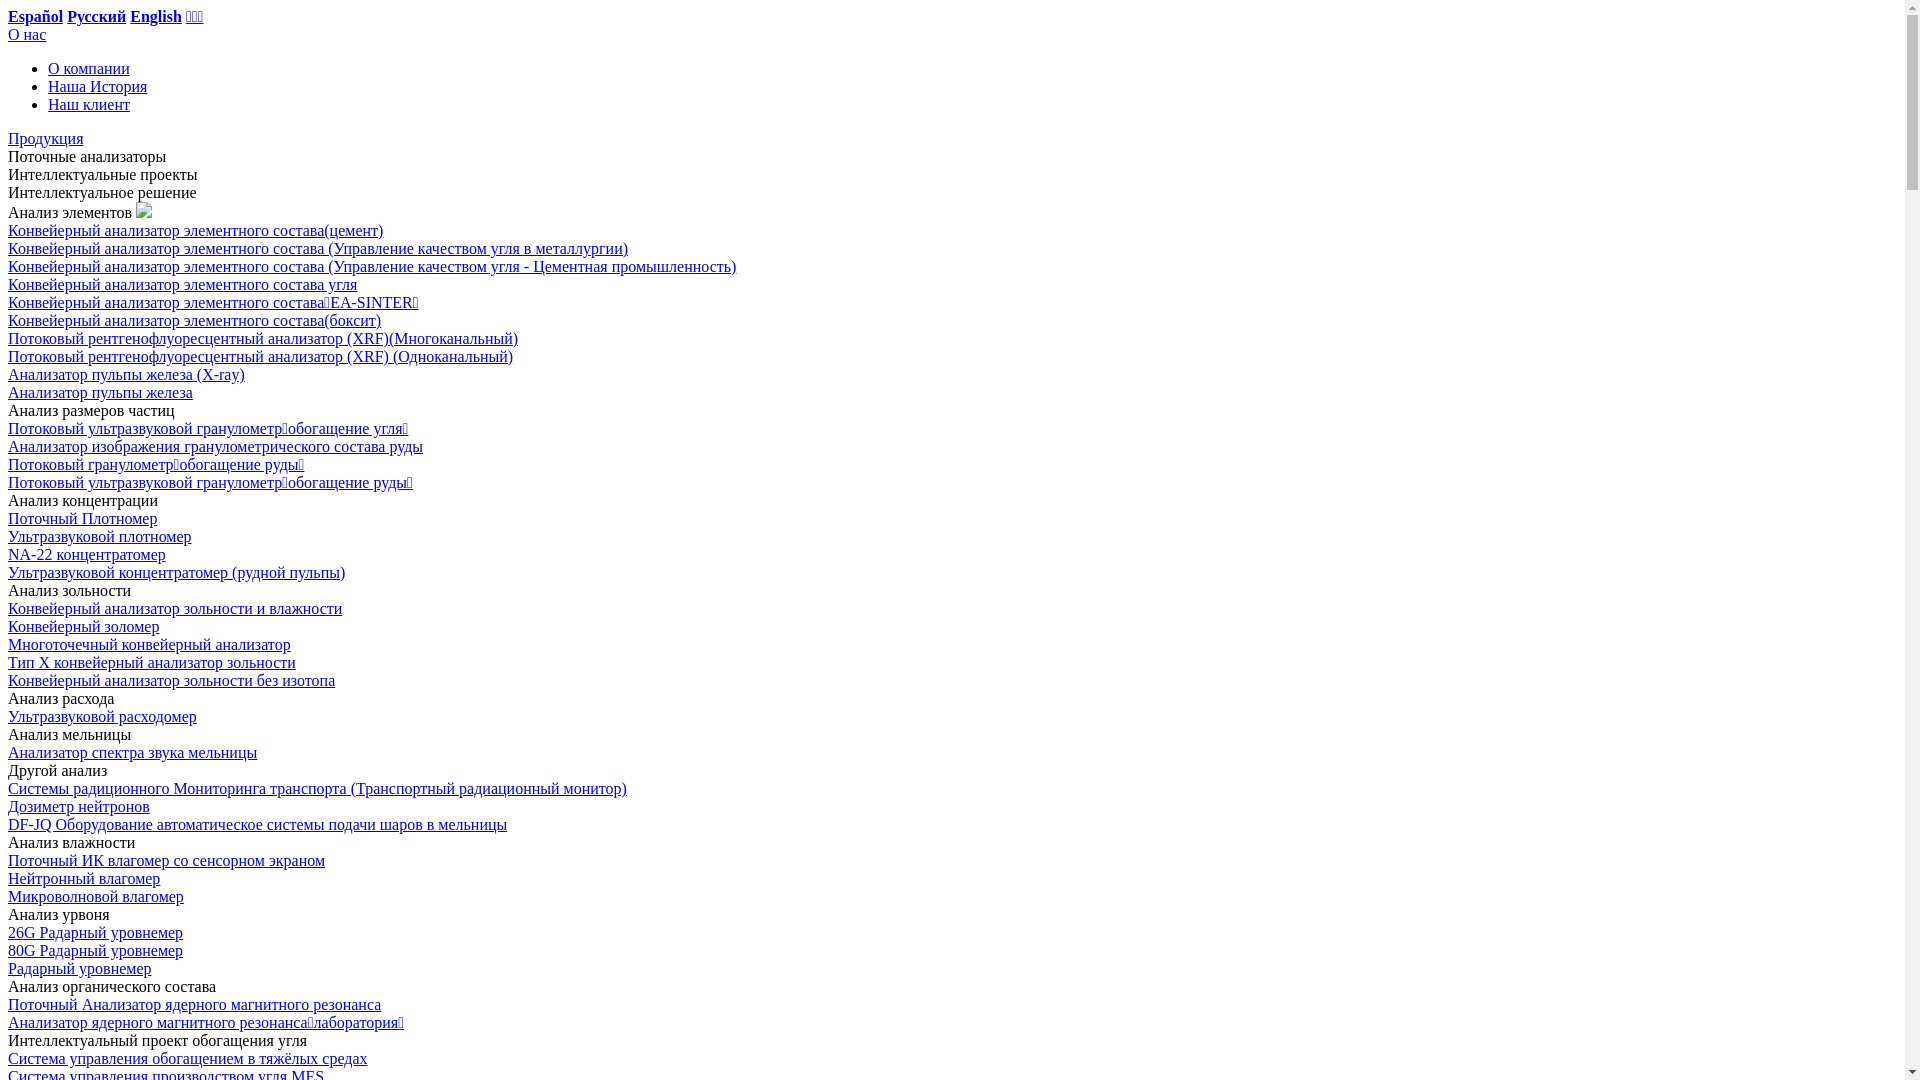 This screenshot has height=1080, width=1920. I want to click on 'English', so click(128, 16).